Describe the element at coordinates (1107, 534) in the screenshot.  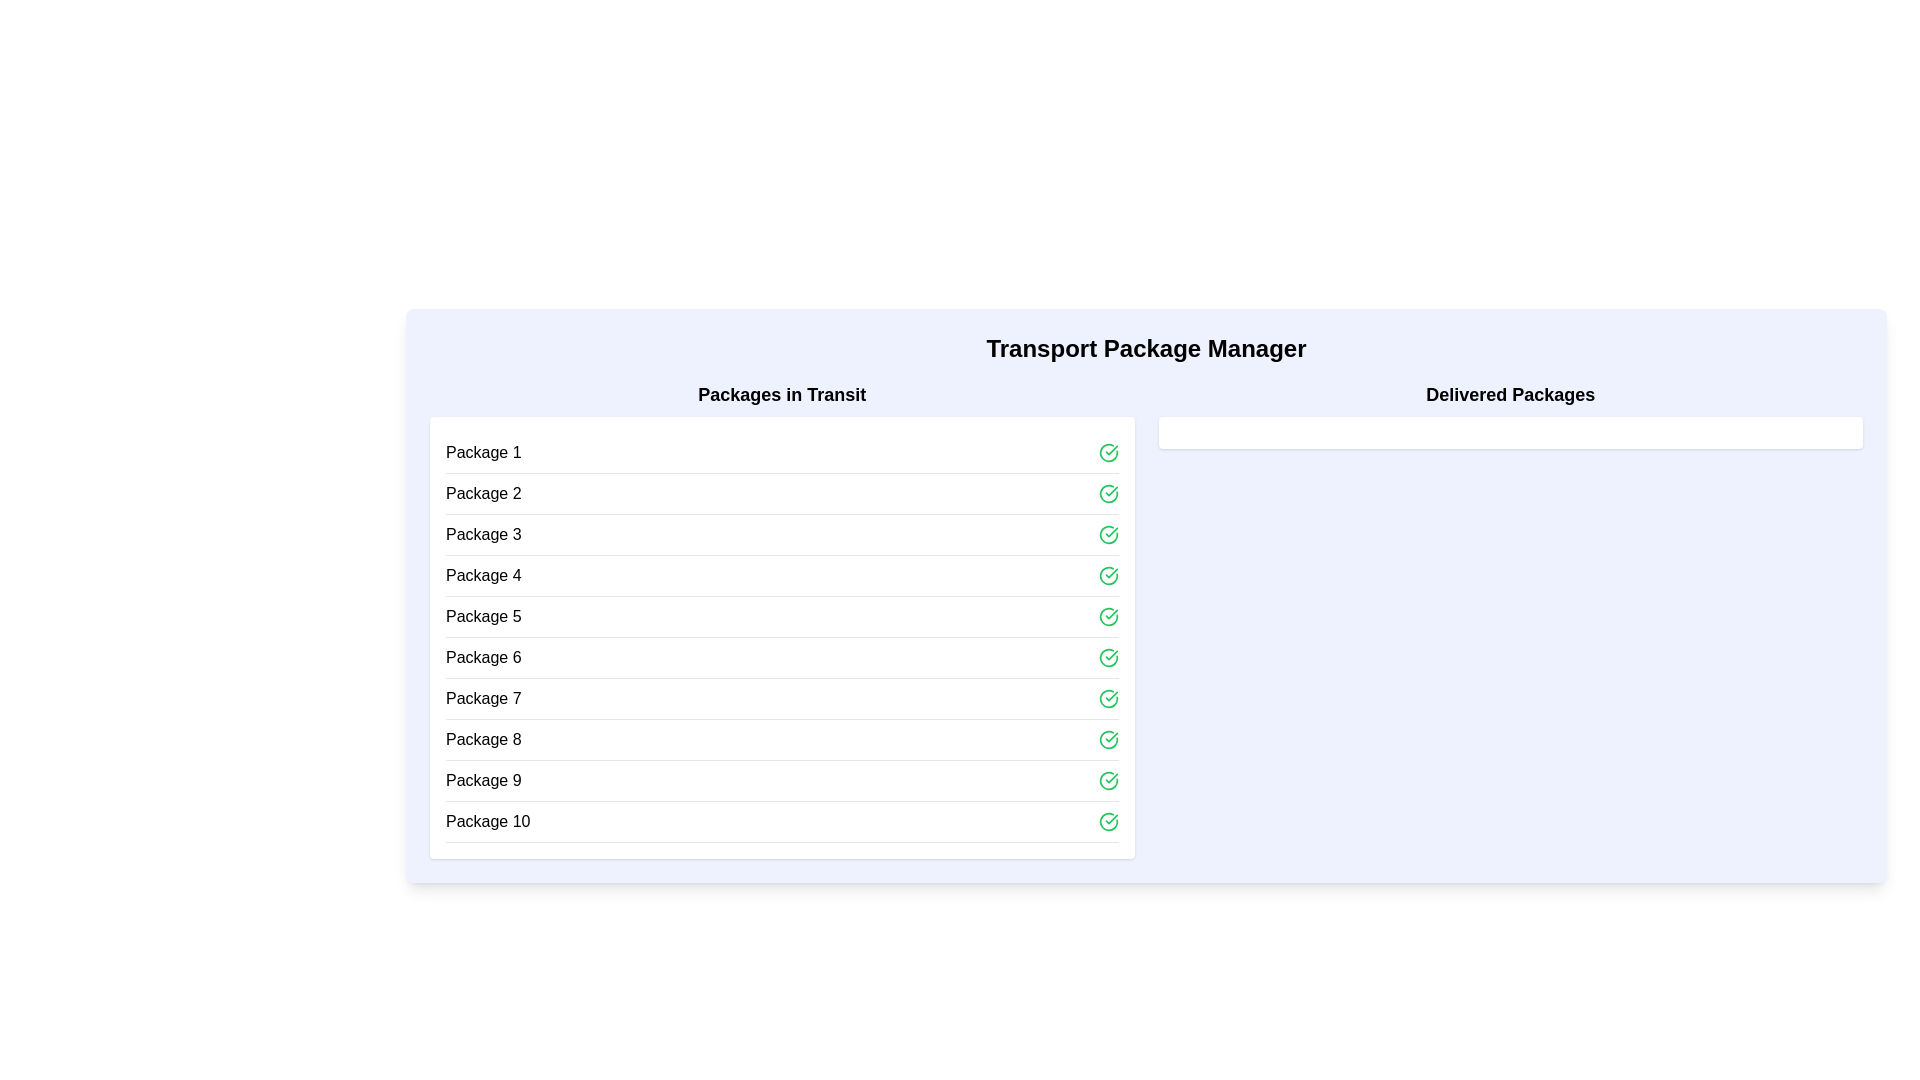
I see `the clickable icon representing confirmation or success located to the far right of the 'Package 3' row in the 'Packages in Transit' section` at that location.